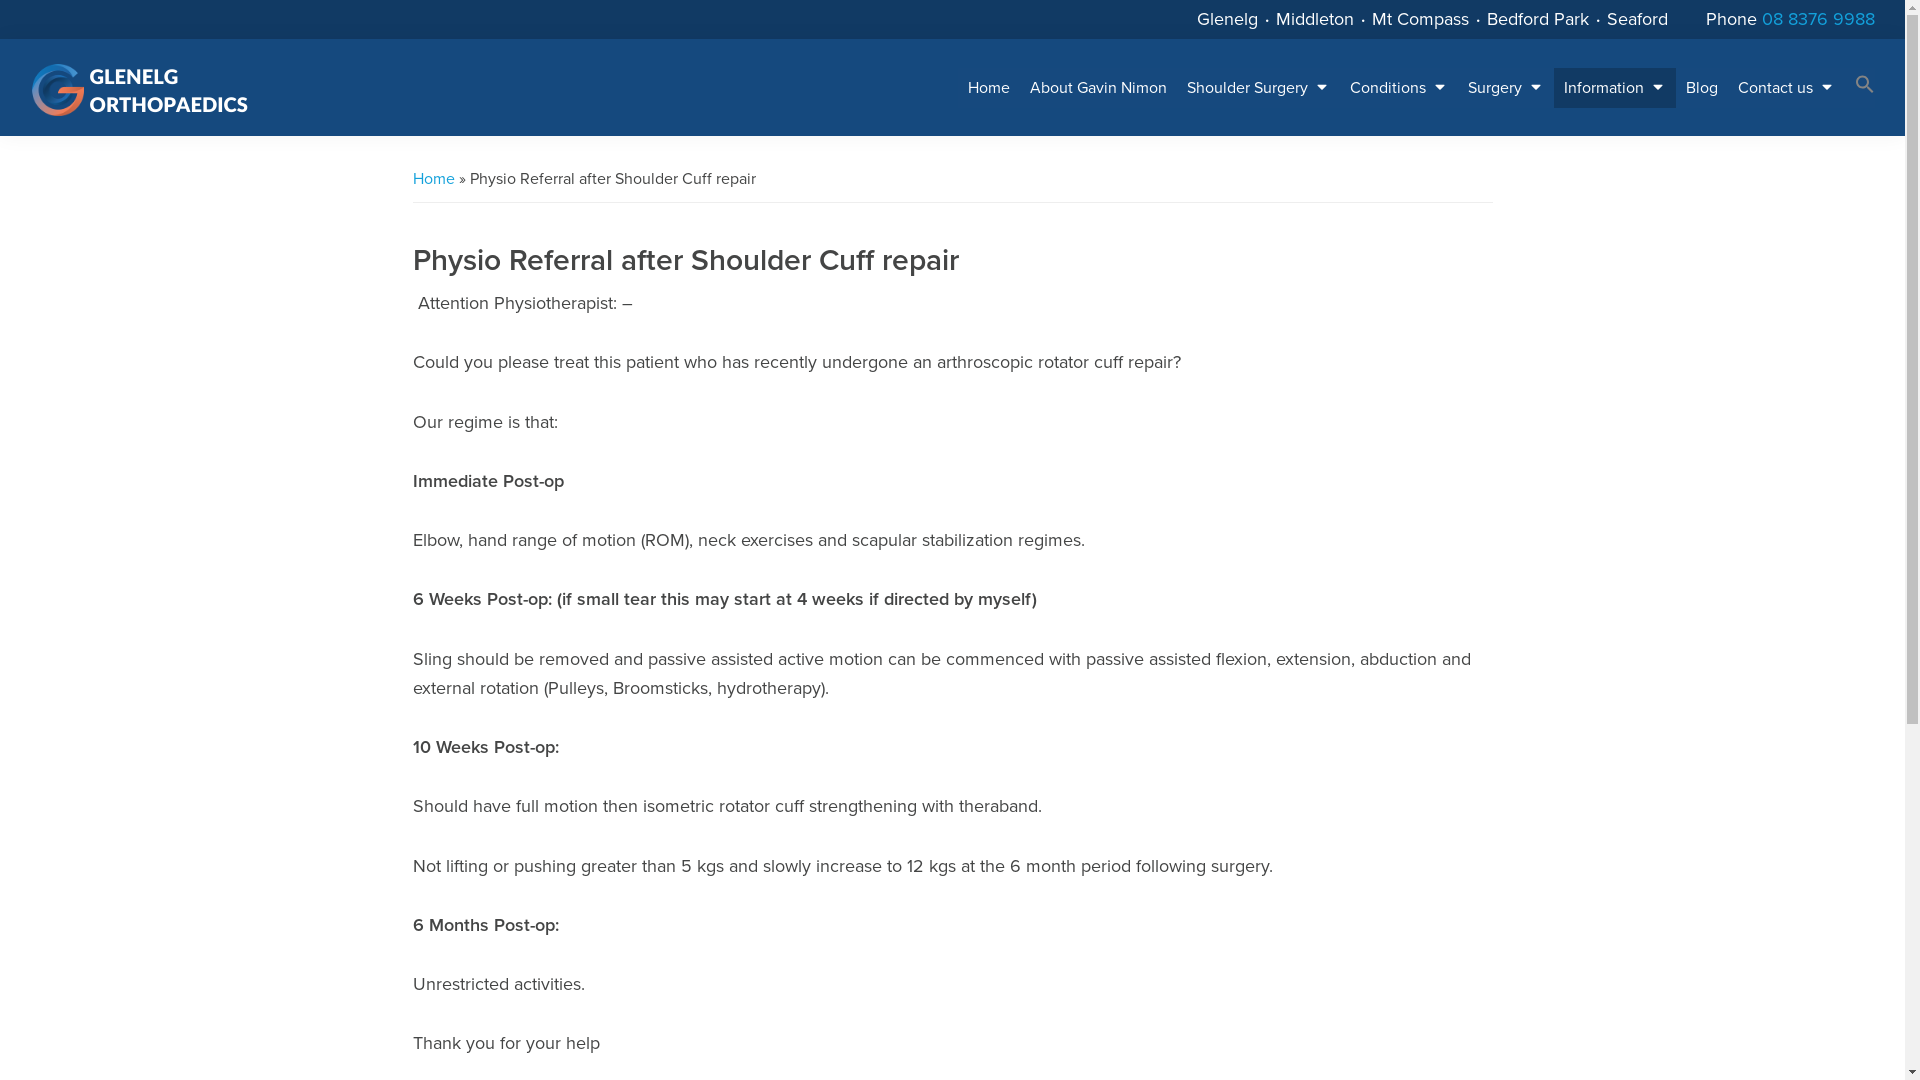  Describe the element at coordinates (1607, 19) in the screenshot. I see `'Seaford'` at that location.